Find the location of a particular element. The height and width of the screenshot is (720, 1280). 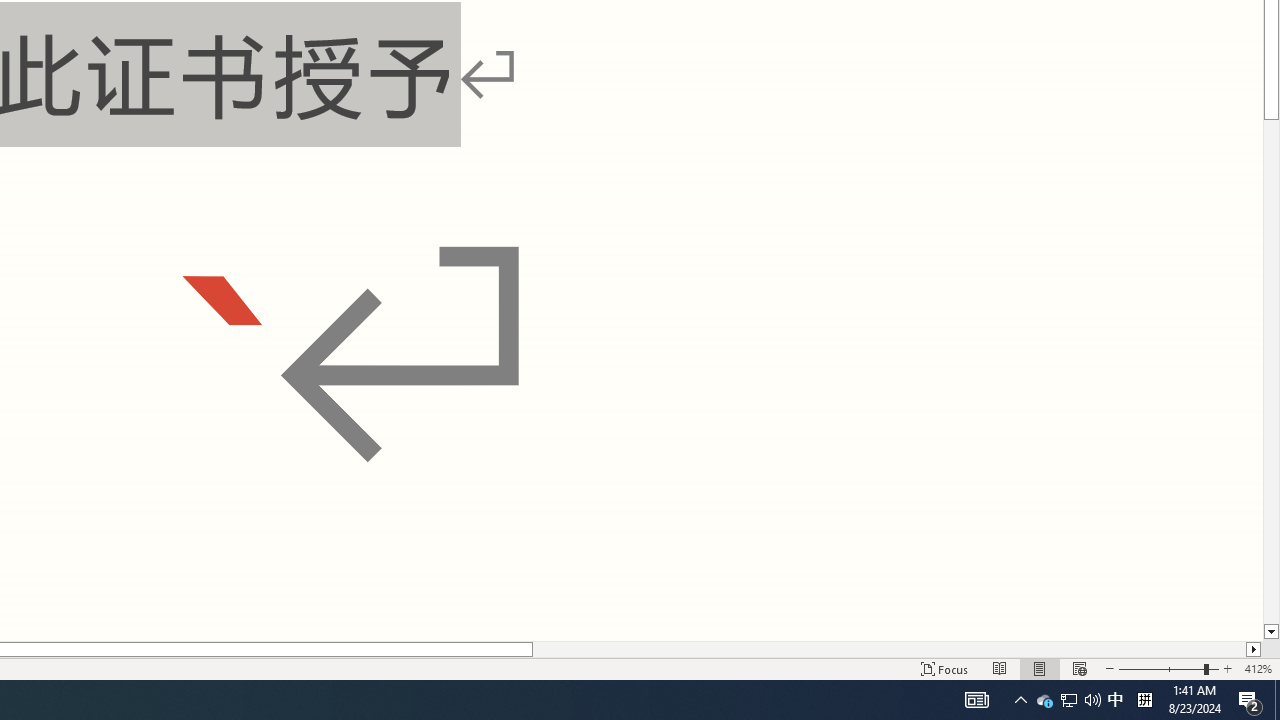

'Page down' is located at coordinates (1270, 372).